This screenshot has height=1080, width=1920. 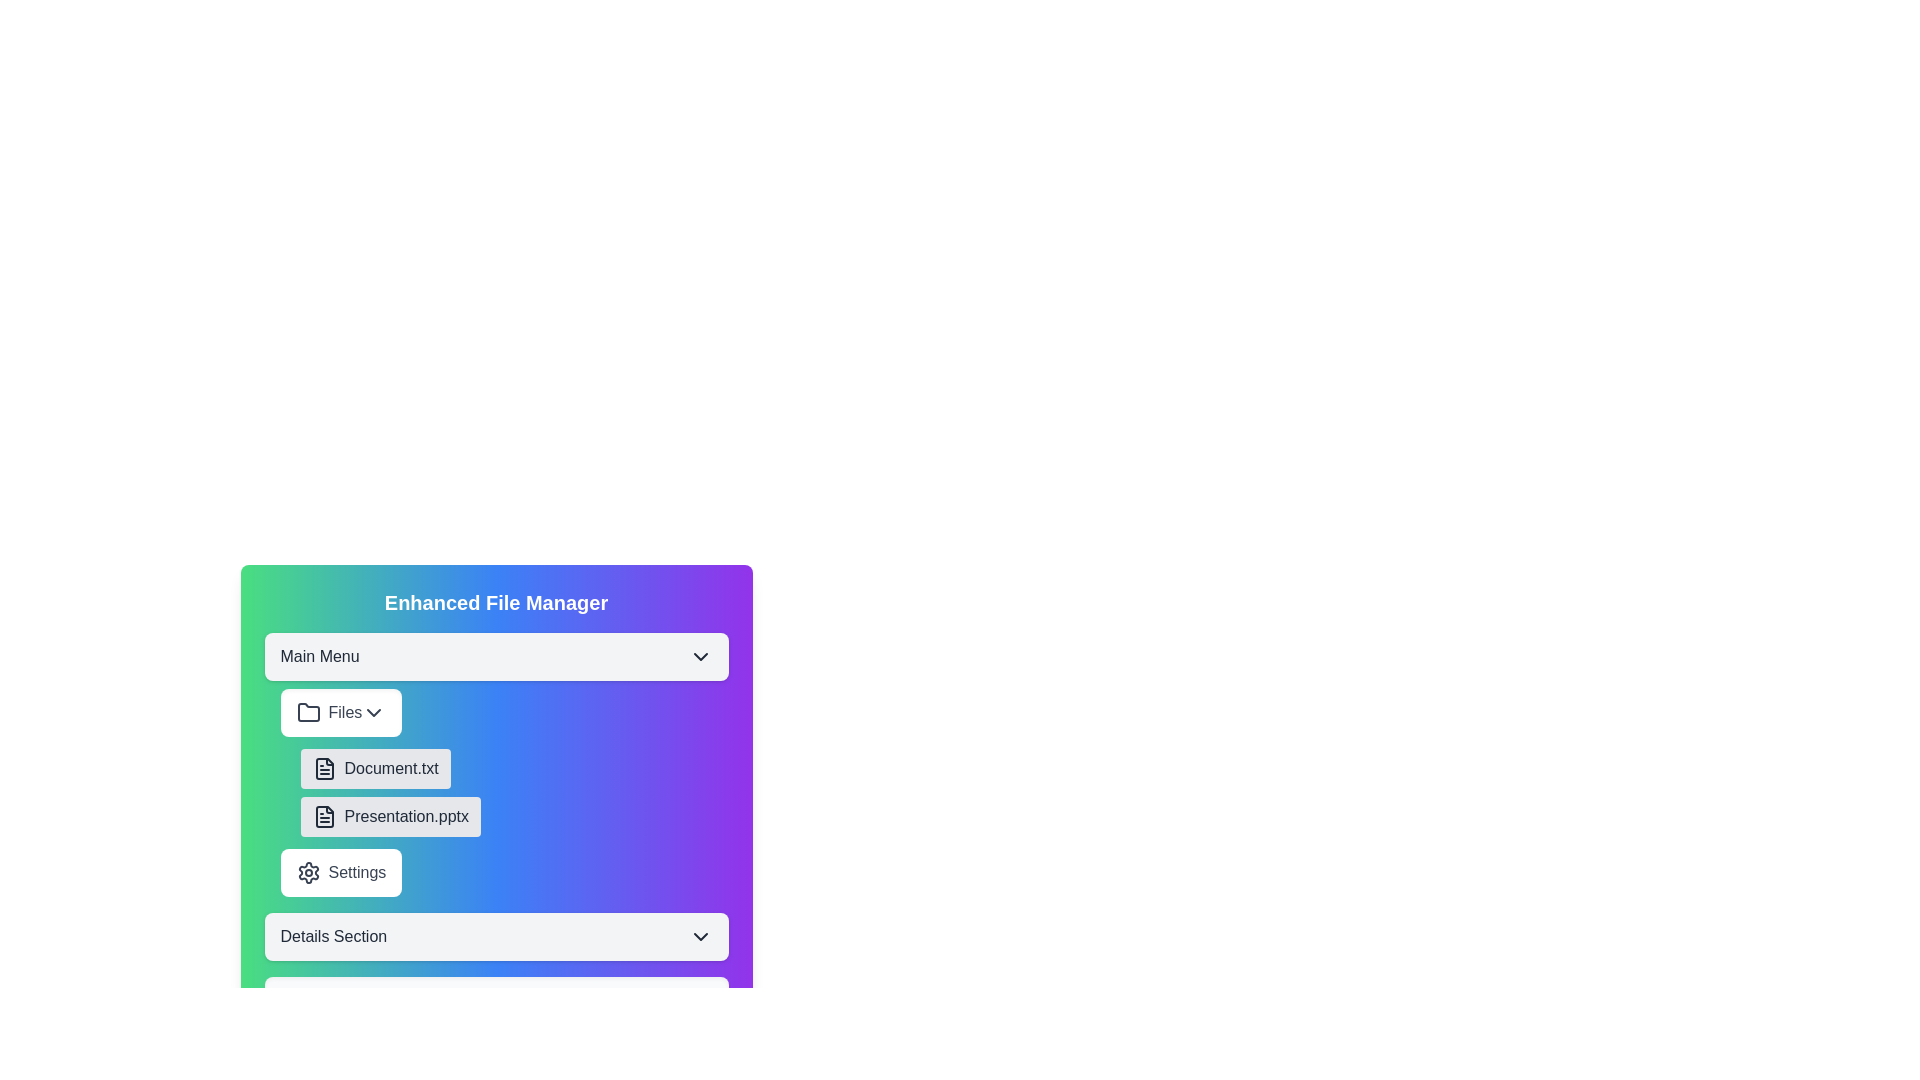 I want to click on the 'Document.txt' file button, so click(x=375, y=767).